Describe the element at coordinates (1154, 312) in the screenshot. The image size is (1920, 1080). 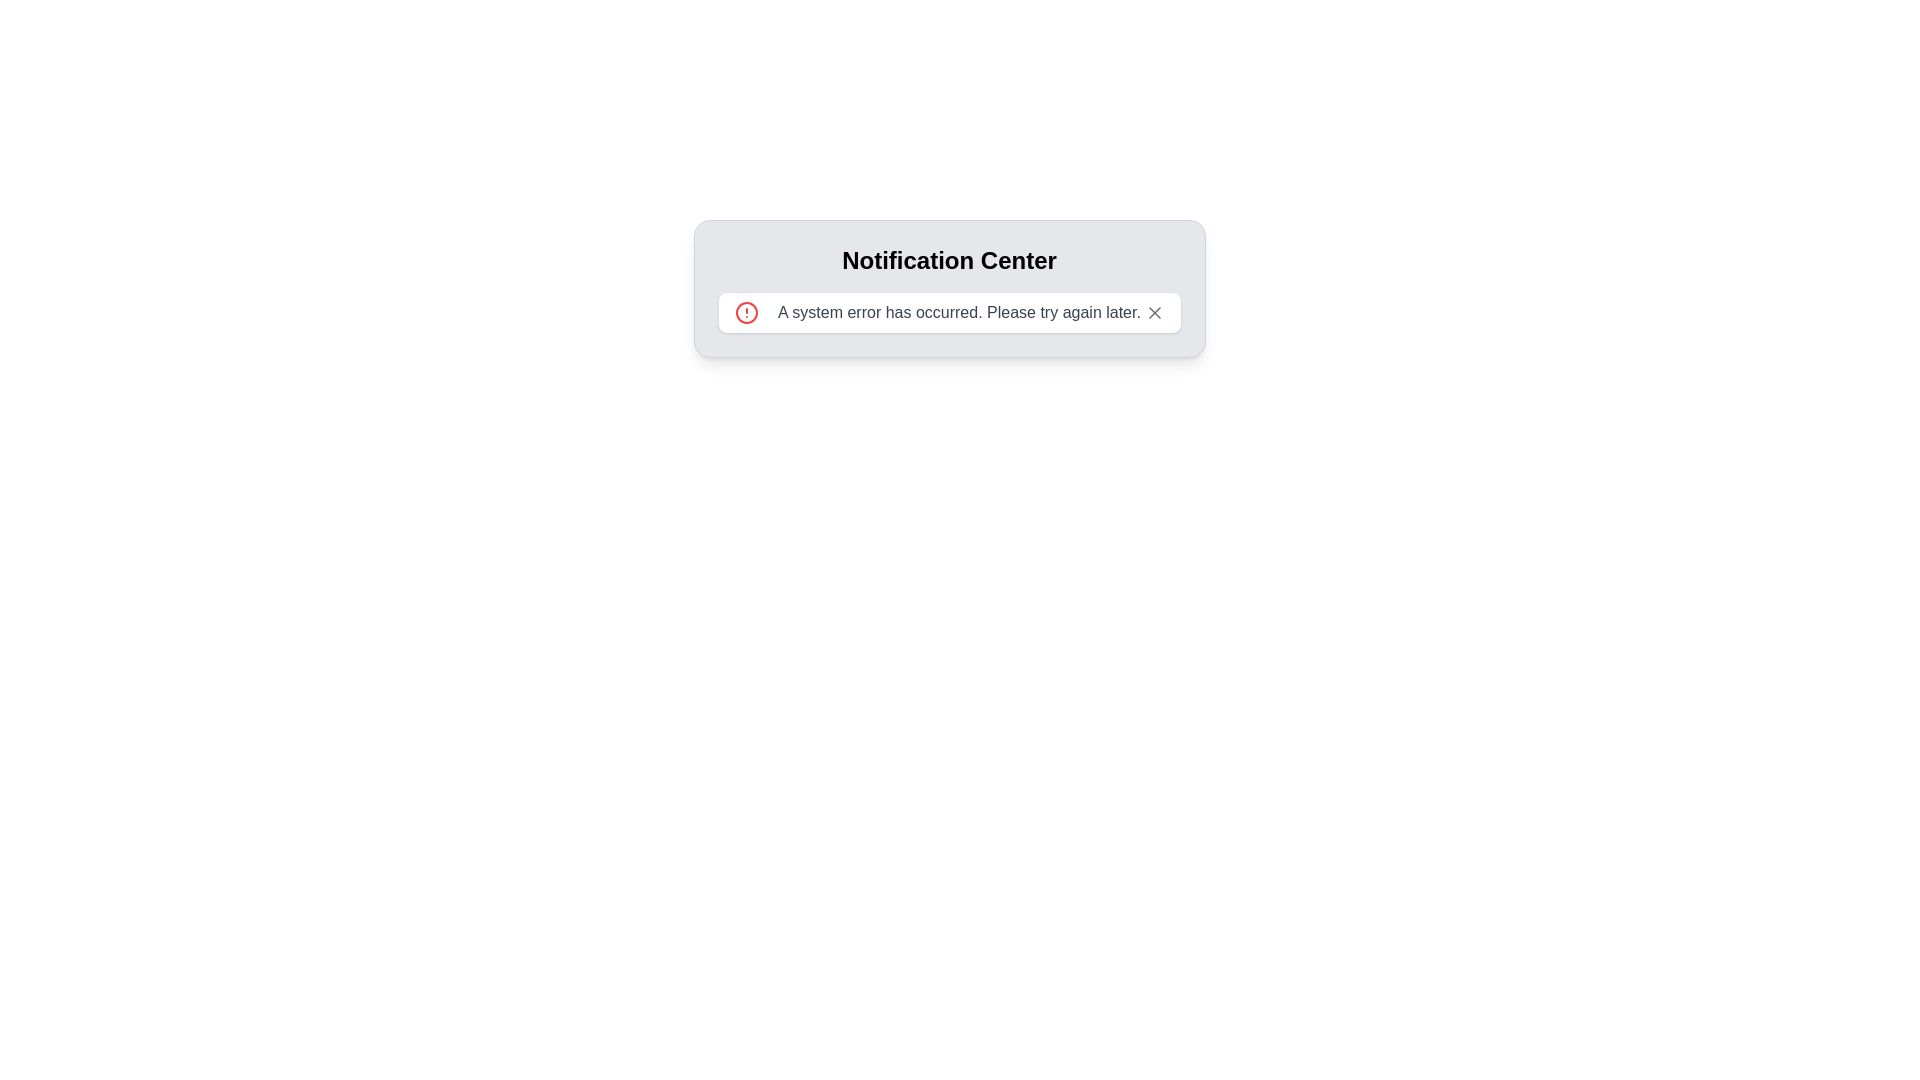
I see `the gray 'X' button in the notification pop-up to trigger the visual feedback of it changing to red` at that location.